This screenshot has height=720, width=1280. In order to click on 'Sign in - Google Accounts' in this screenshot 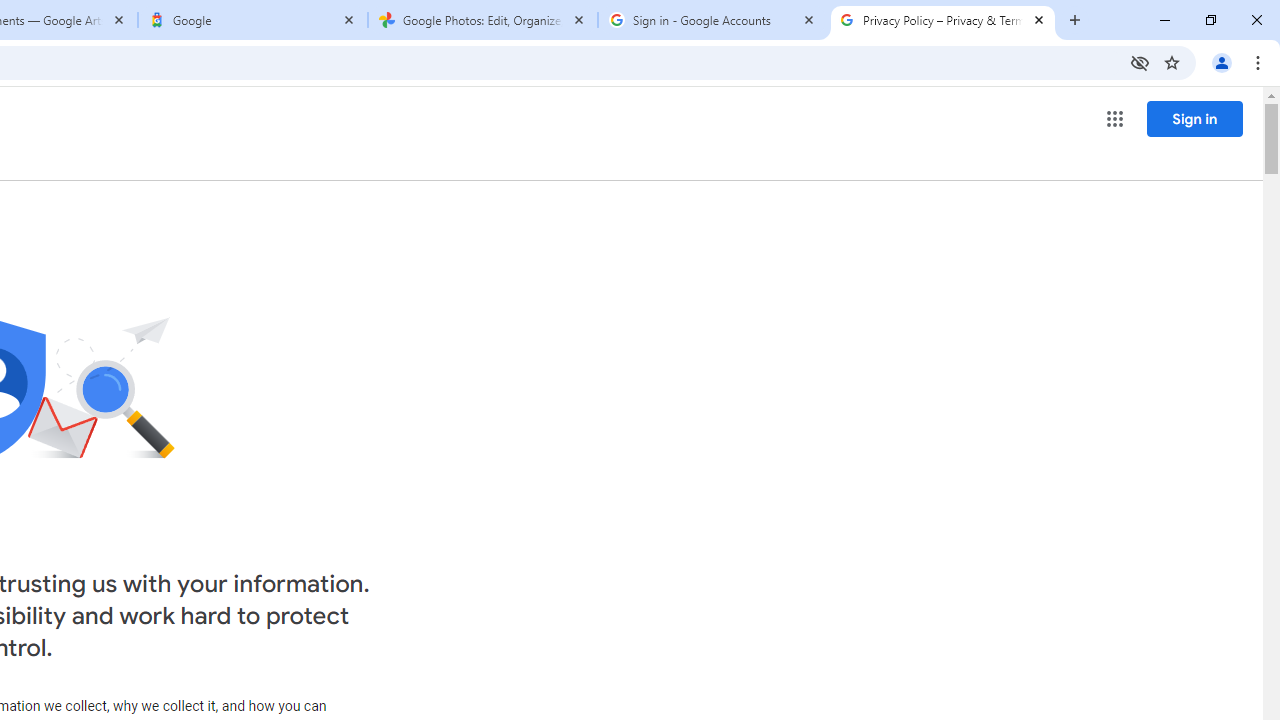, I will do `click(712, 20)`.